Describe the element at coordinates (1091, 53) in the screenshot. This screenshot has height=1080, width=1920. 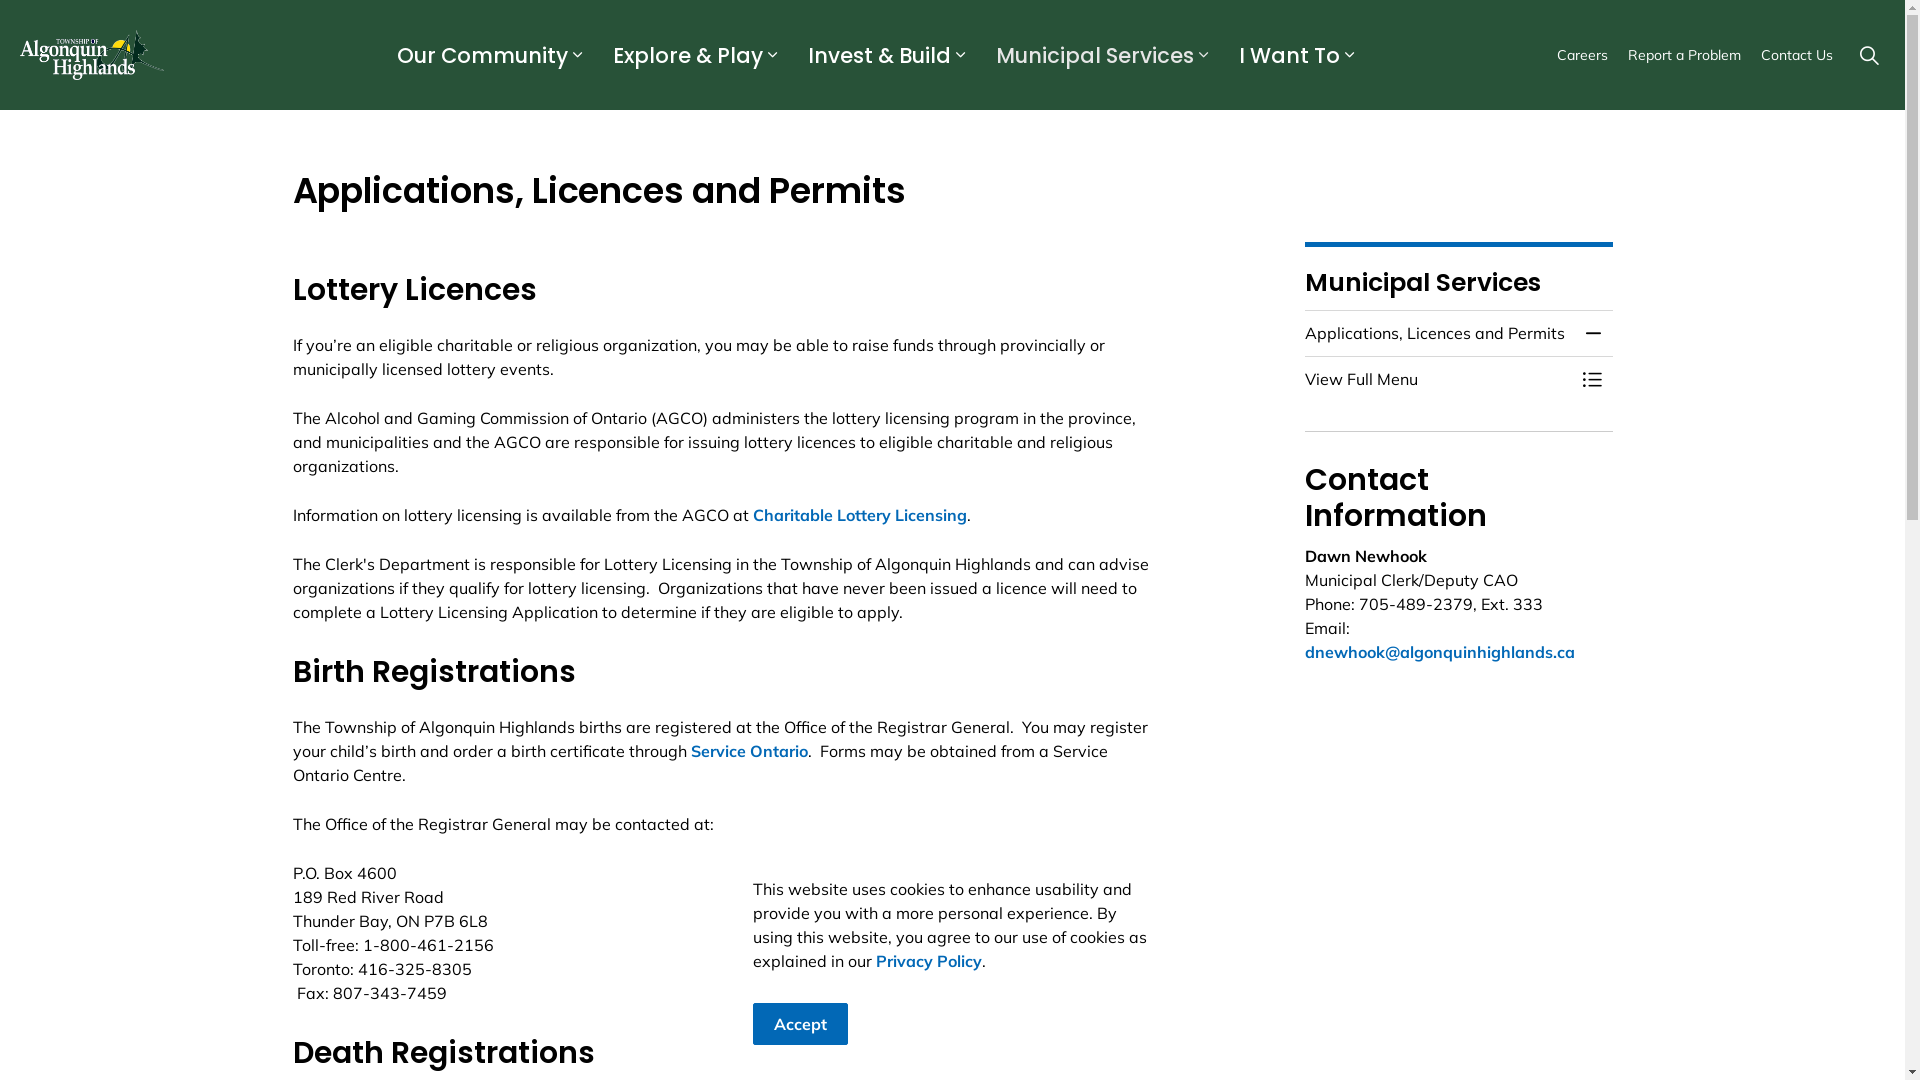
I see `'Municipal Services'` at that location.